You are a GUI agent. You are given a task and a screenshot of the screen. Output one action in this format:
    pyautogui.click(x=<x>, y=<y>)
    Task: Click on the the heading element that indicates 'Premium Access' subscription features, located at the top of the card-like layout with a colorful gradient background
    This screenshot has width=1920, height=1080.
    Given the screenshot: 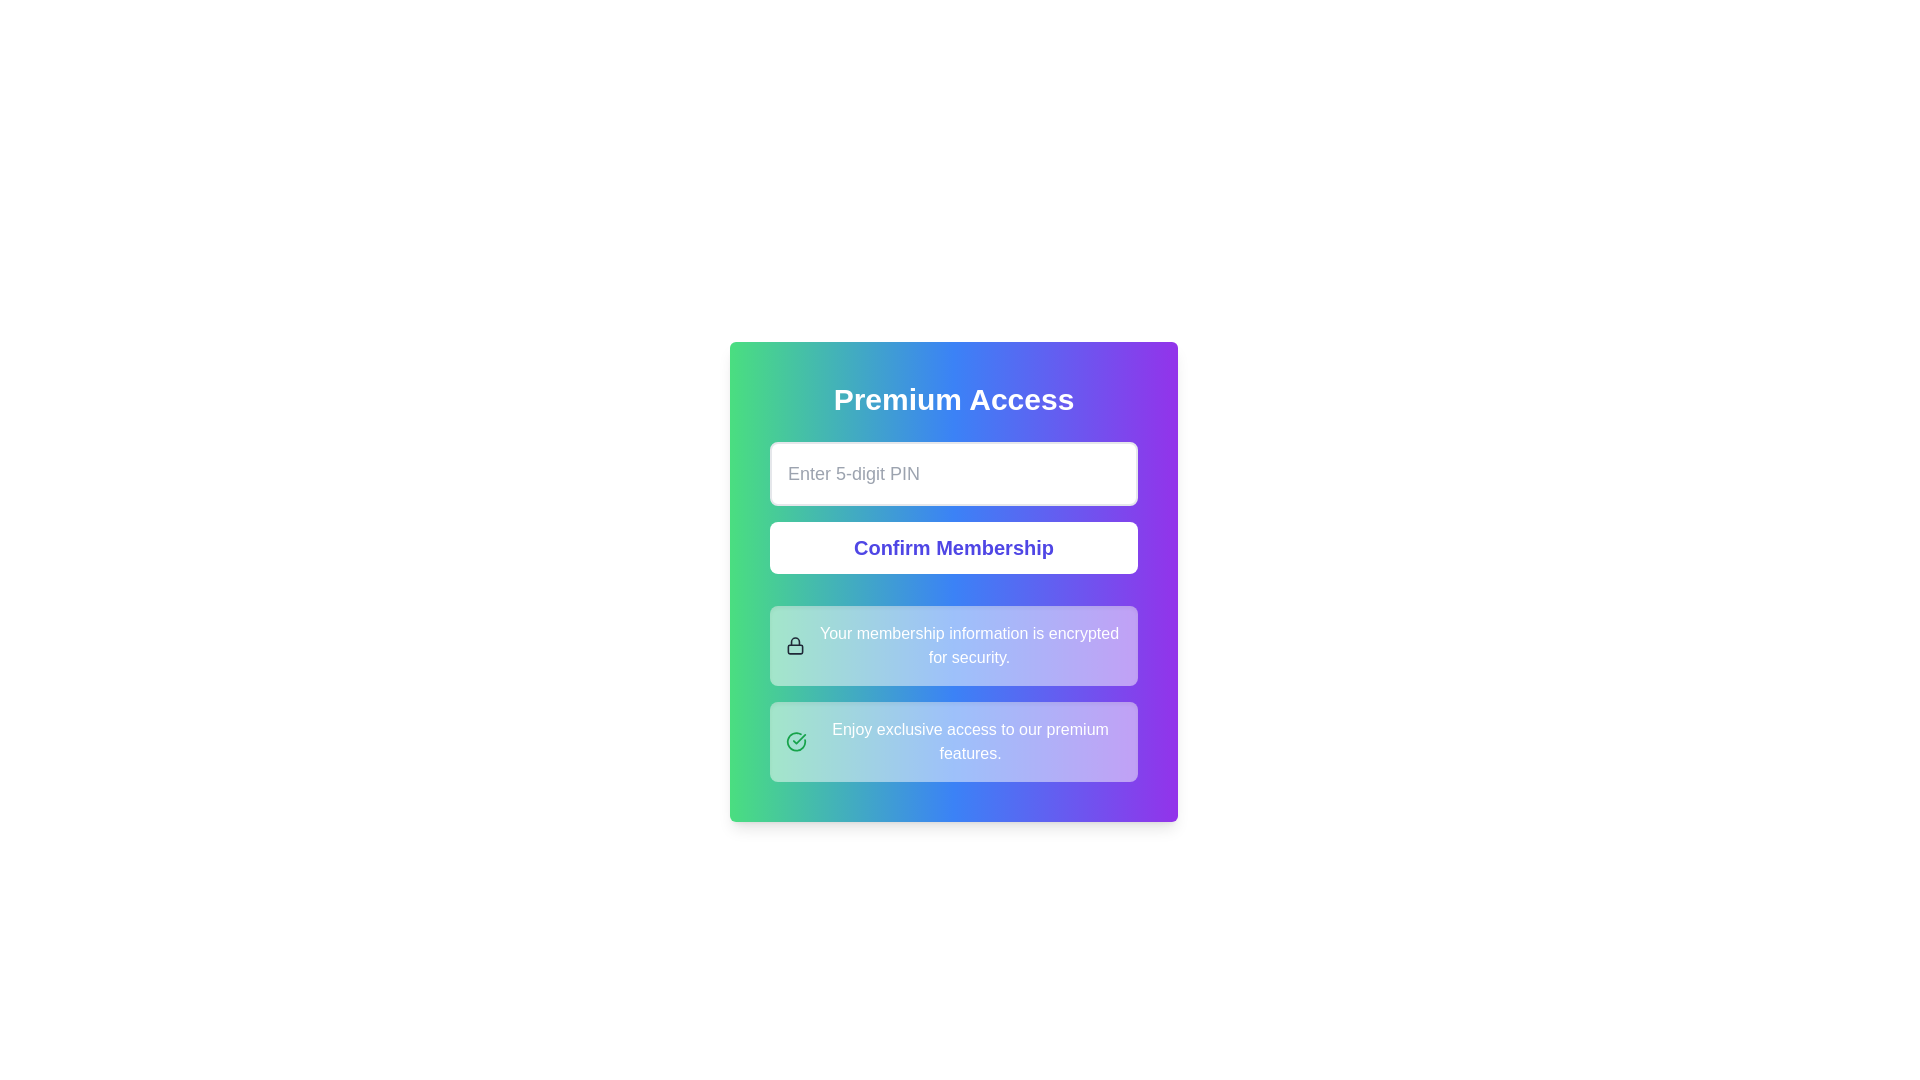 What is the action you would take?
    pyautogui.click(x=953, y=400)
    